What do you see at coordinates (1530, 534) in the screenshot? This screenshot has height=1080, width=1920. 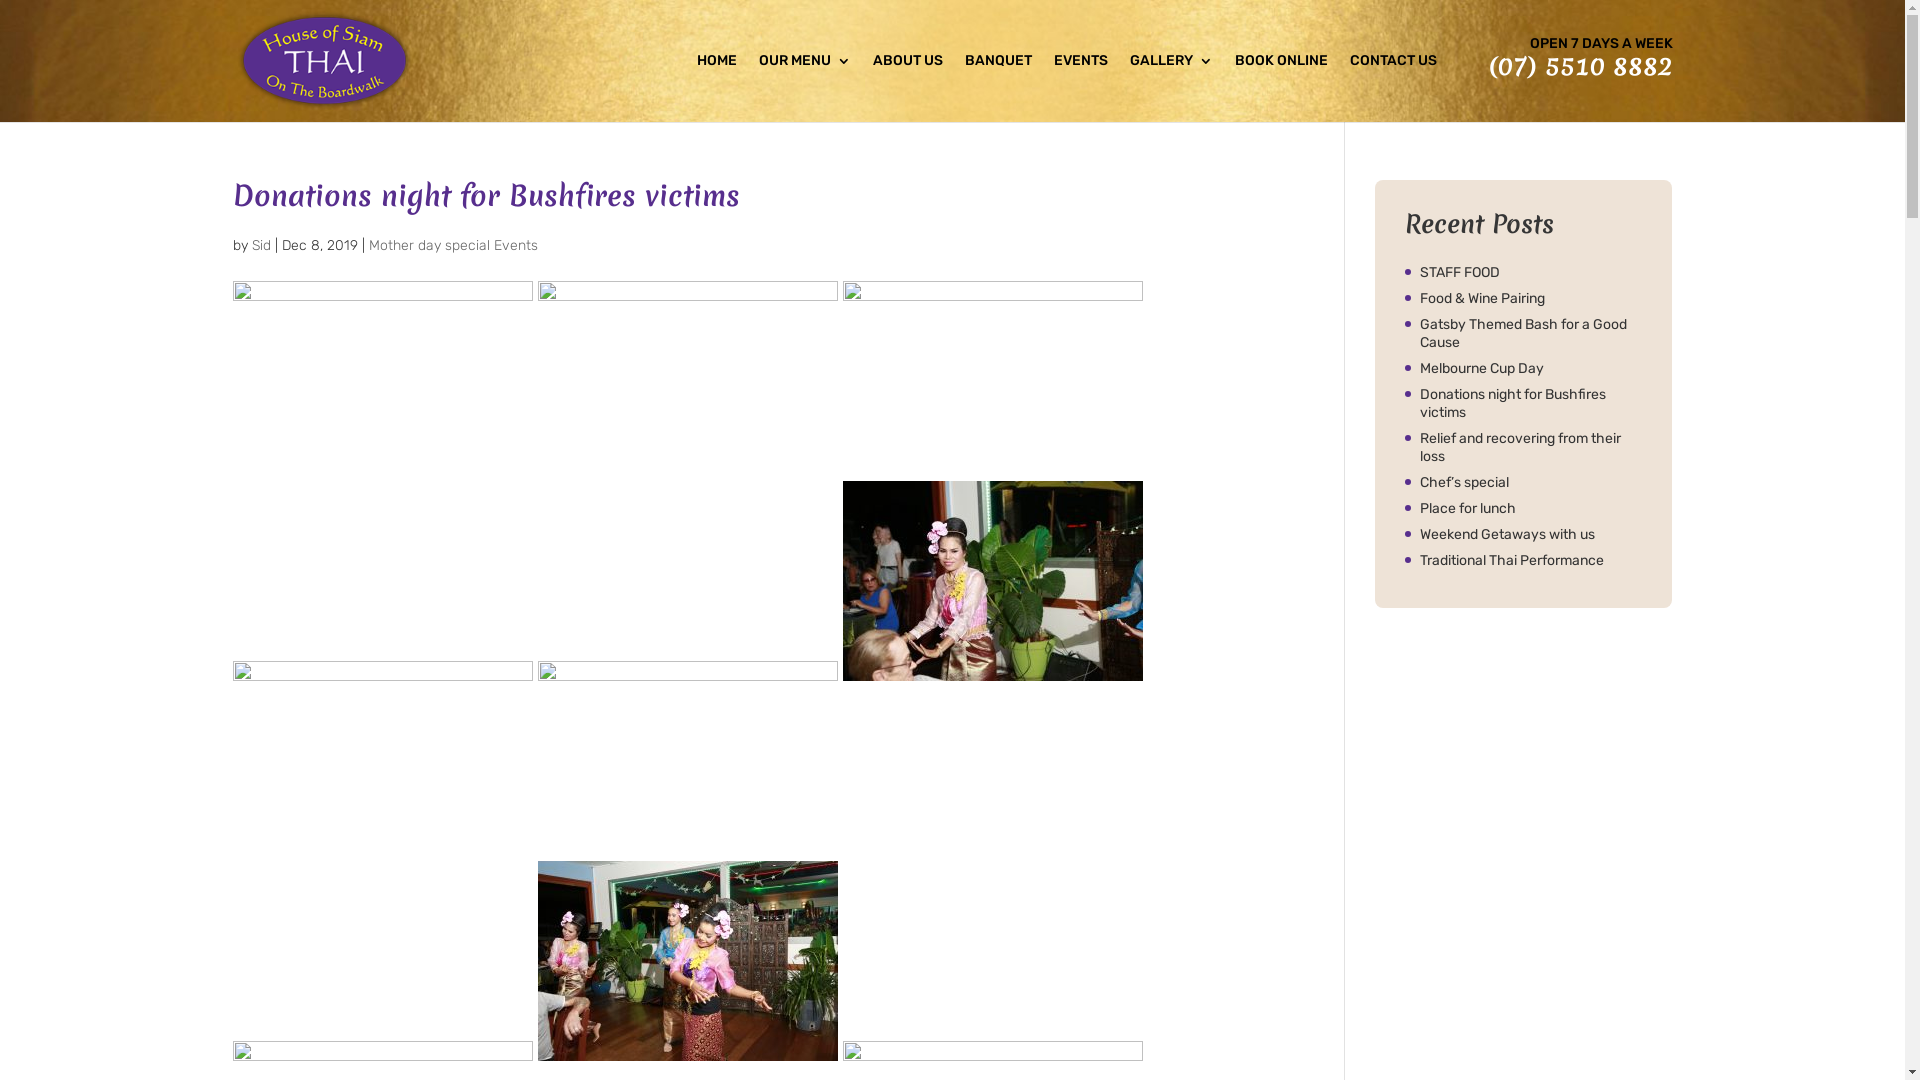 I see `'Weekend Getaways with us'` at bounding box center [1530, 534].